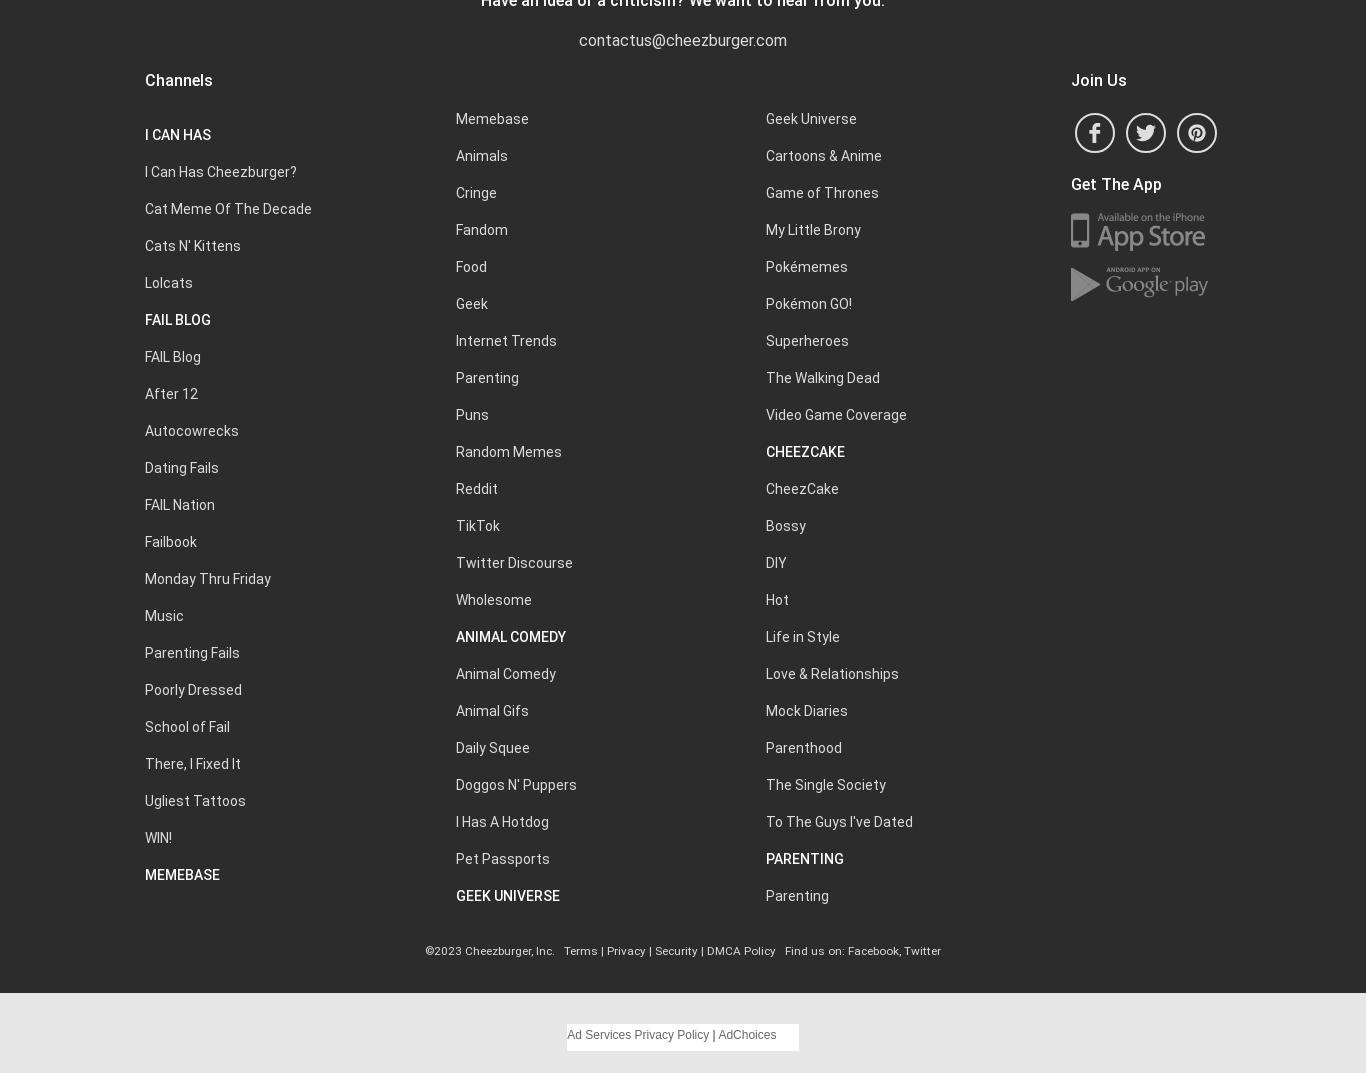 This screenshot has height=1073, width=1366. Describe the element at coordinates (167, 281) in the screenshot. I see `'Lolcats'` at that location.